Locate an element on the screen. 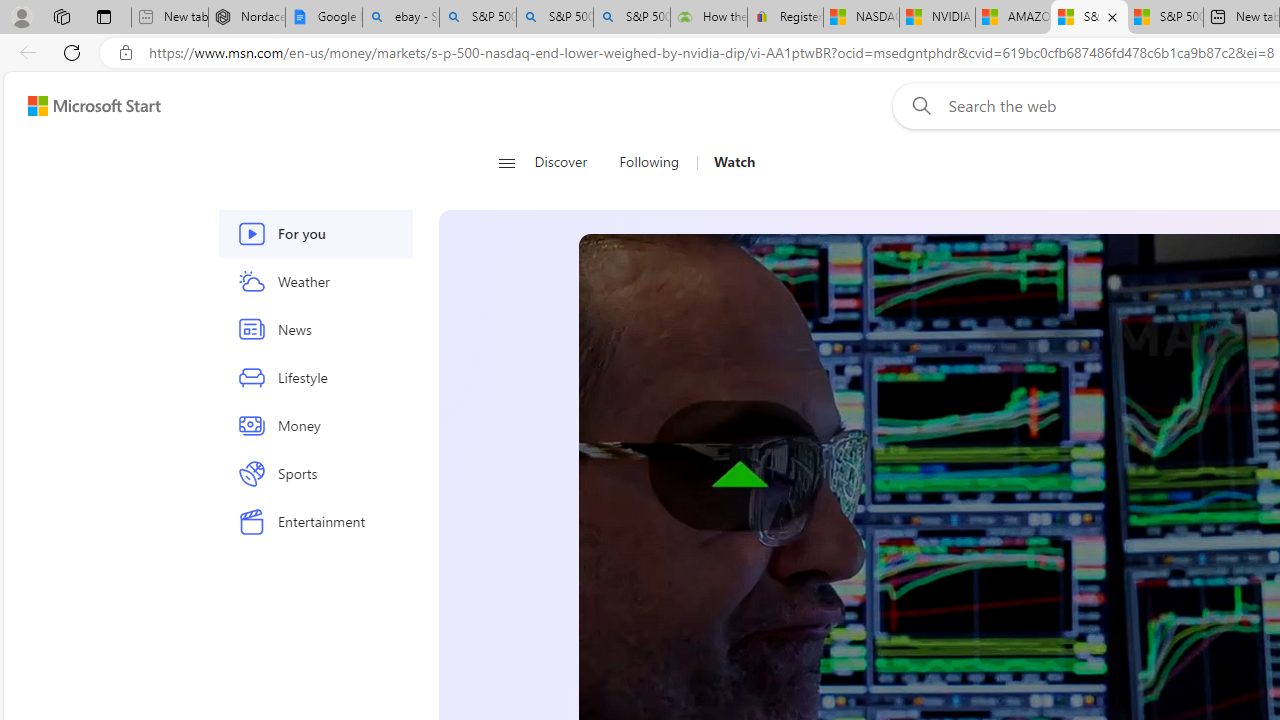 This screenshot has width=1280, height=720. 'Following' is located at coordinates (650, 162).